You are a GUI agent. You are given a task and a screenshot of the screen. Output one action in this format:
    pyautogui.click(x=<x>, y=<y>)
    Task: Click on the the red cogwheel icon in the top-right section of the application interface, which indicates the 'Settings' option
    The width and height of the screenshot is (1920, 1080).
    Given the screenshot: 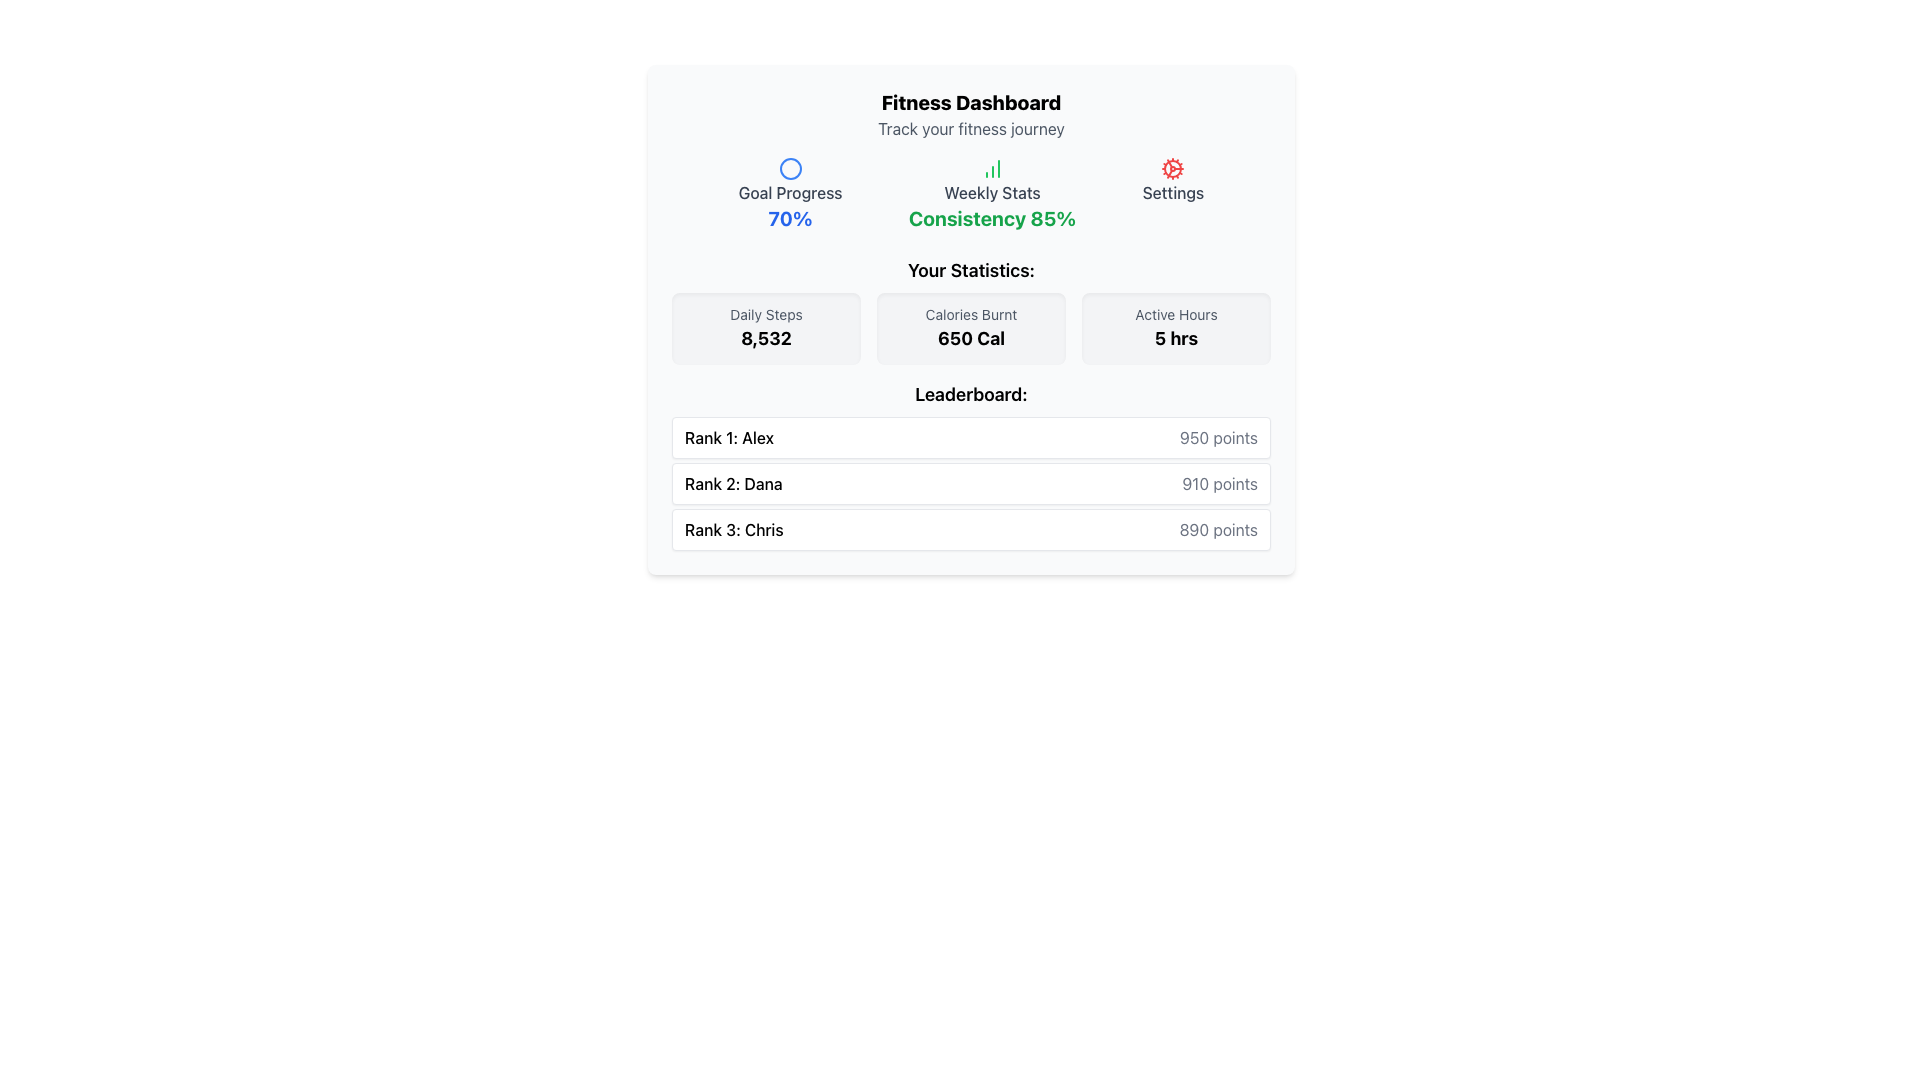 What is the action you would take?
    pyautogui.click(x=1173, y=168)
    